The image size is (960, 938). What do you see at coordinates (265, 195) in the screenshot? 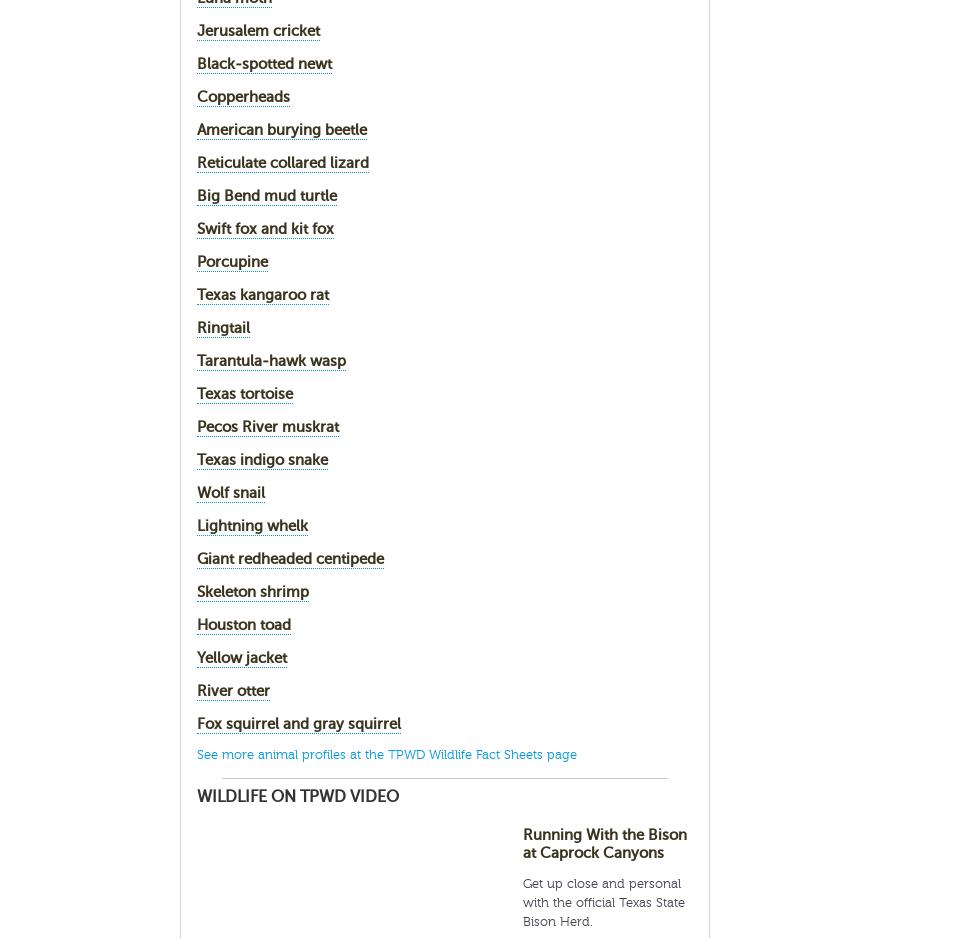
I see `'Big Bend mud turtle'` at bounding box center [265, 195].